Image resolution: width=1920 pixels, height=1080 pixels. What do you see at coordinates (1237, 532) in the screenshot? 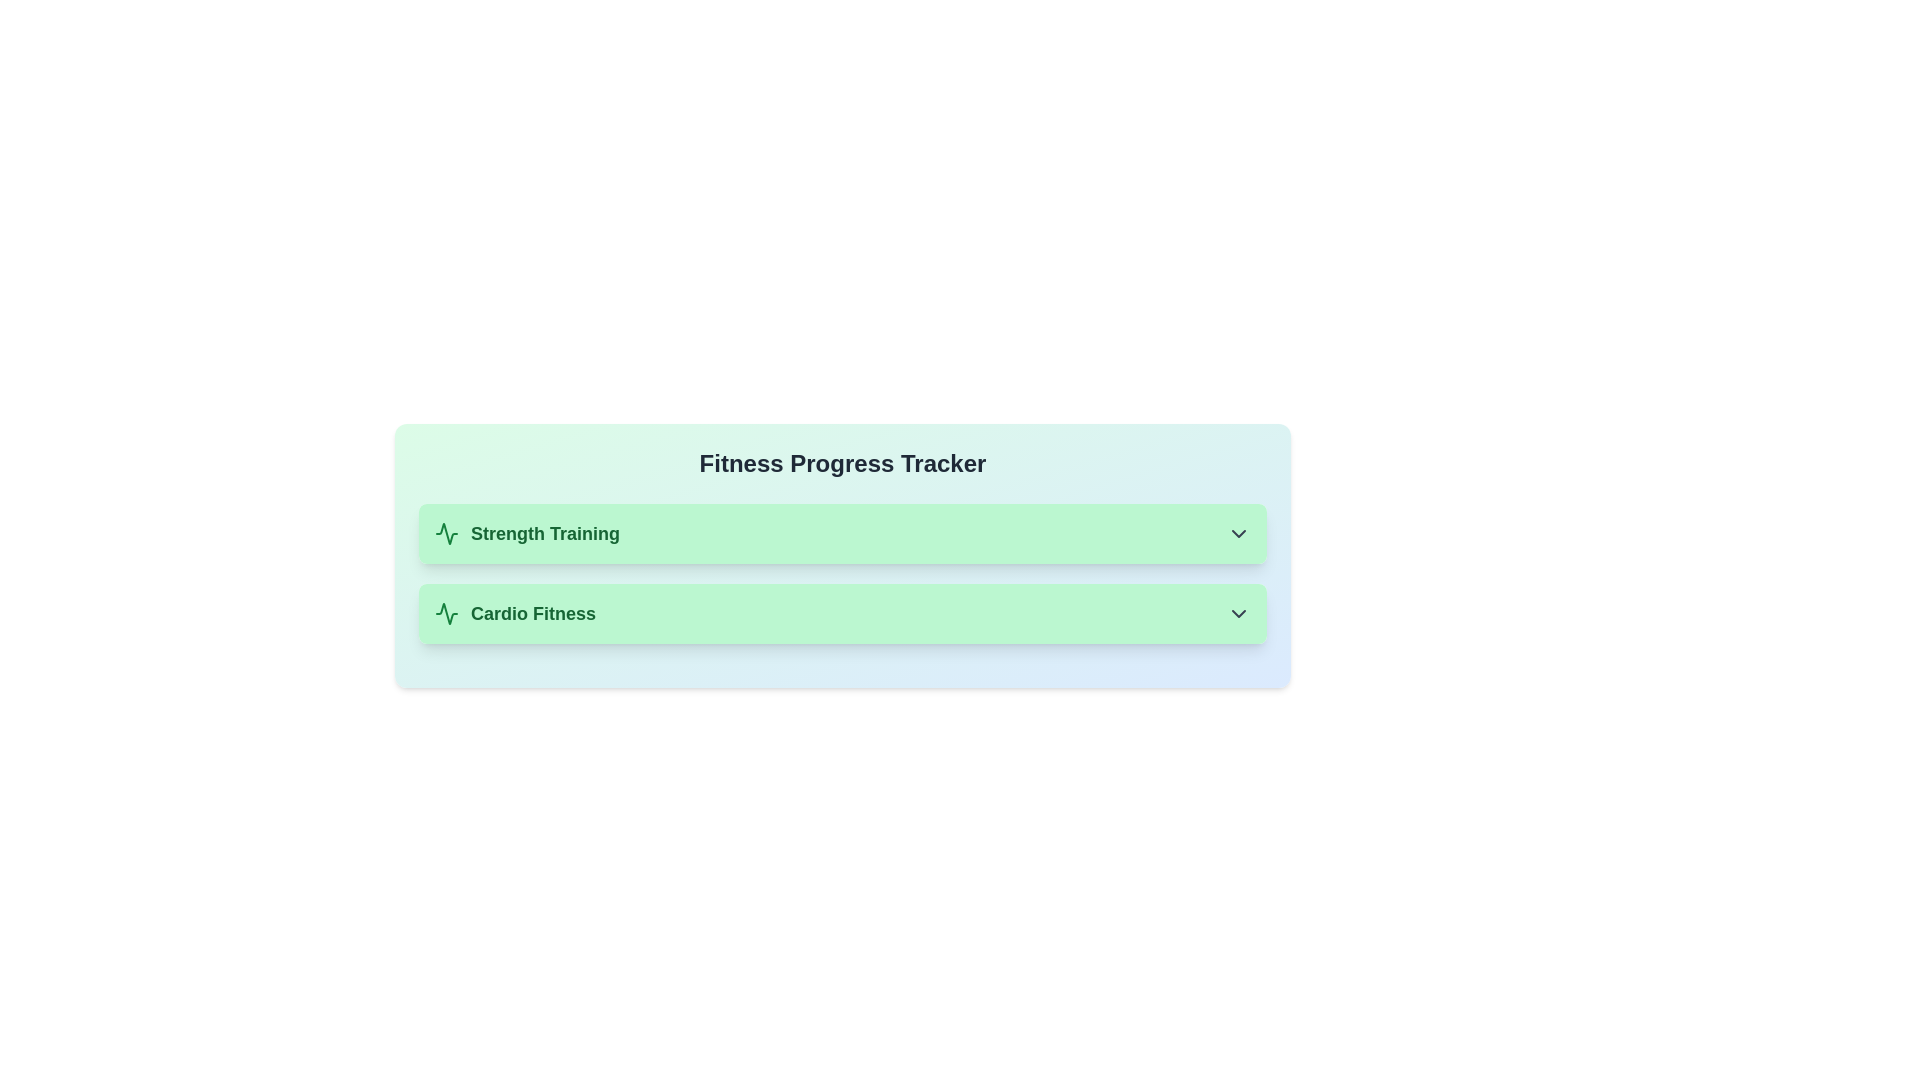
I see `the dropdown toggle icon located at the far-right side of the 'Strength Training' section` at bounding box center [1237, 532].